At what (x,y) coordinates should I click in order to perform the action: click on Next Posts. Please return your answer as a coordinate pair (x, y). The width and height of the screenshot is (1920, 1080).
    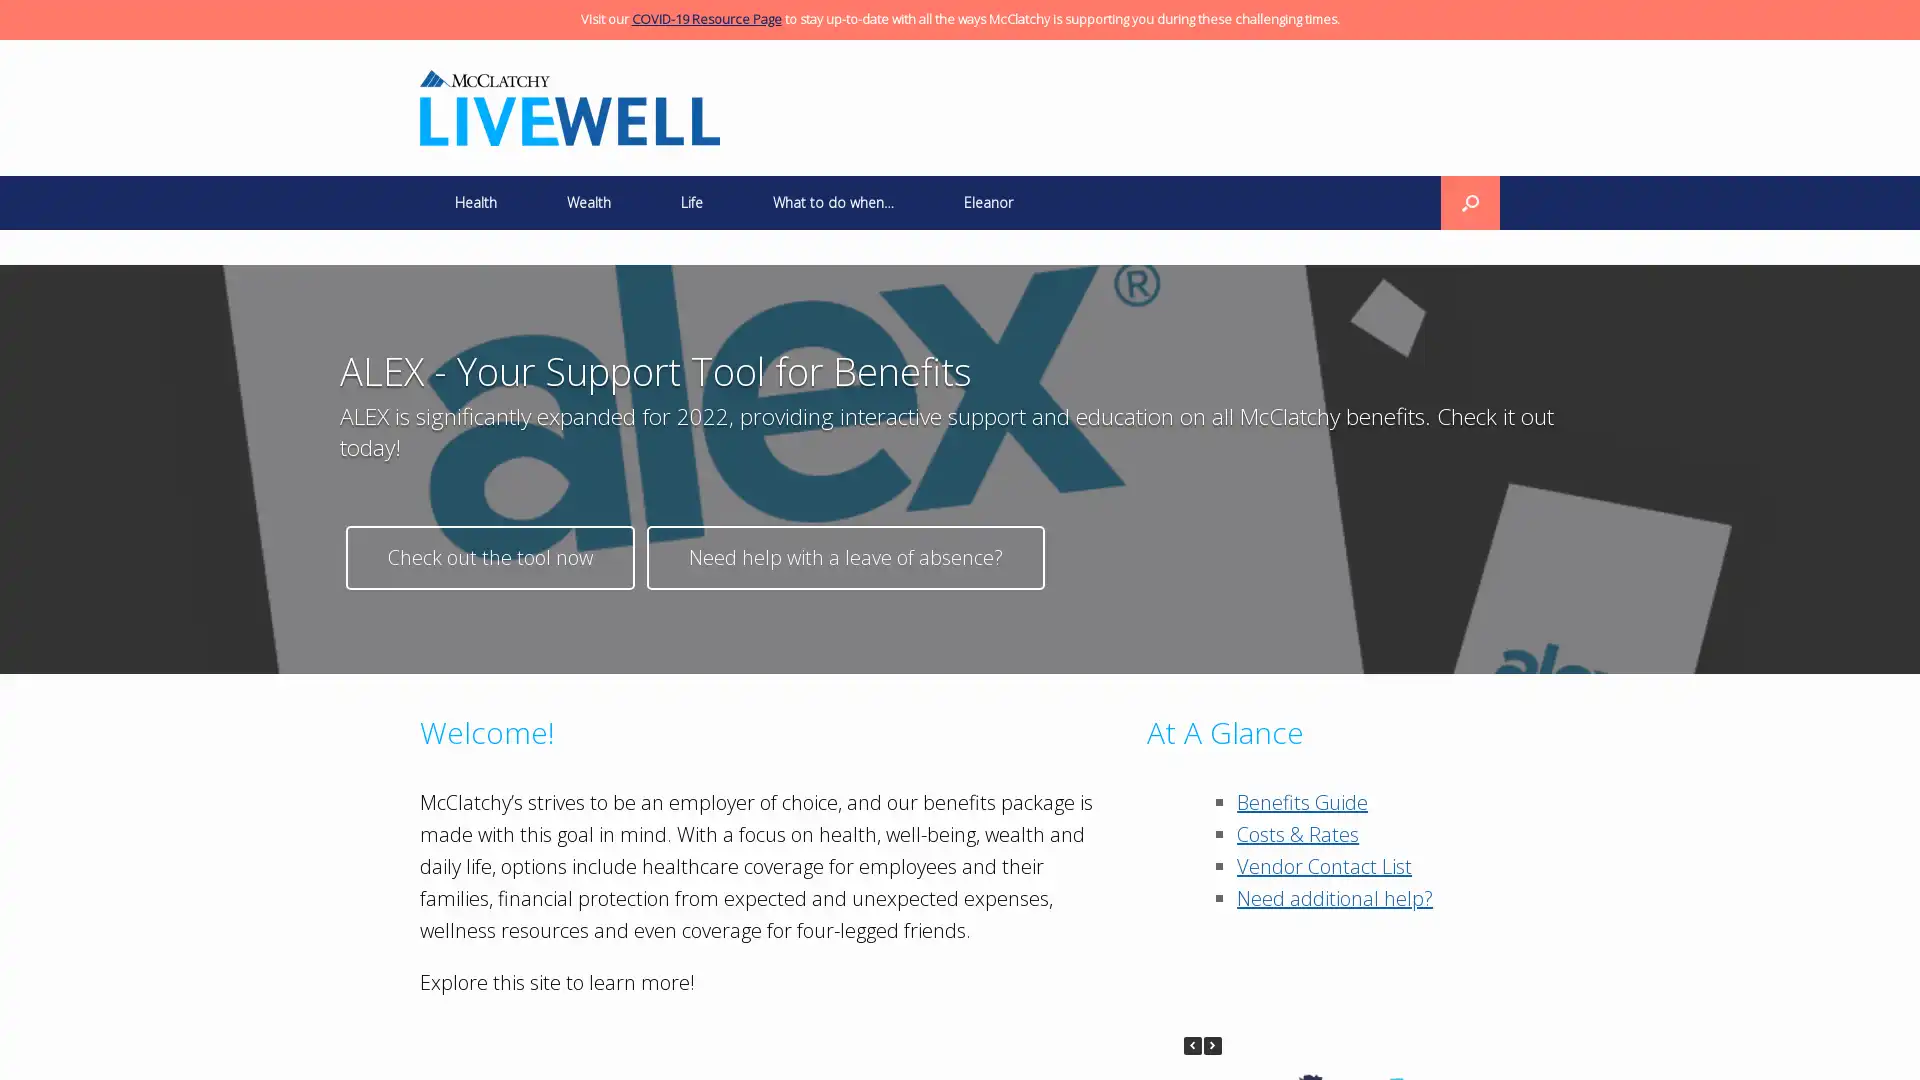
    Looking at the image, I should click on (1211, 1044).